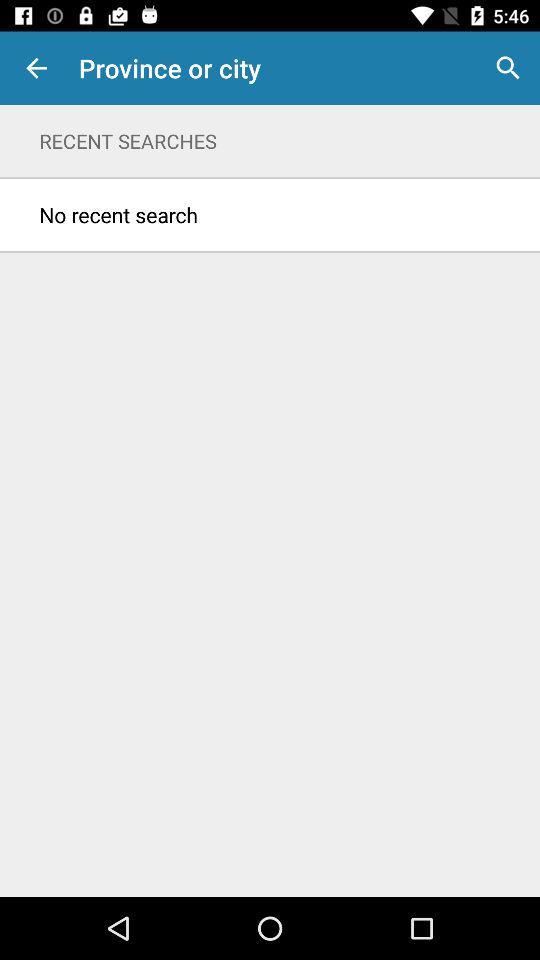 This screenshot has height=960, width=540. I want to click on icon above recent searches item, so click(508, 68).